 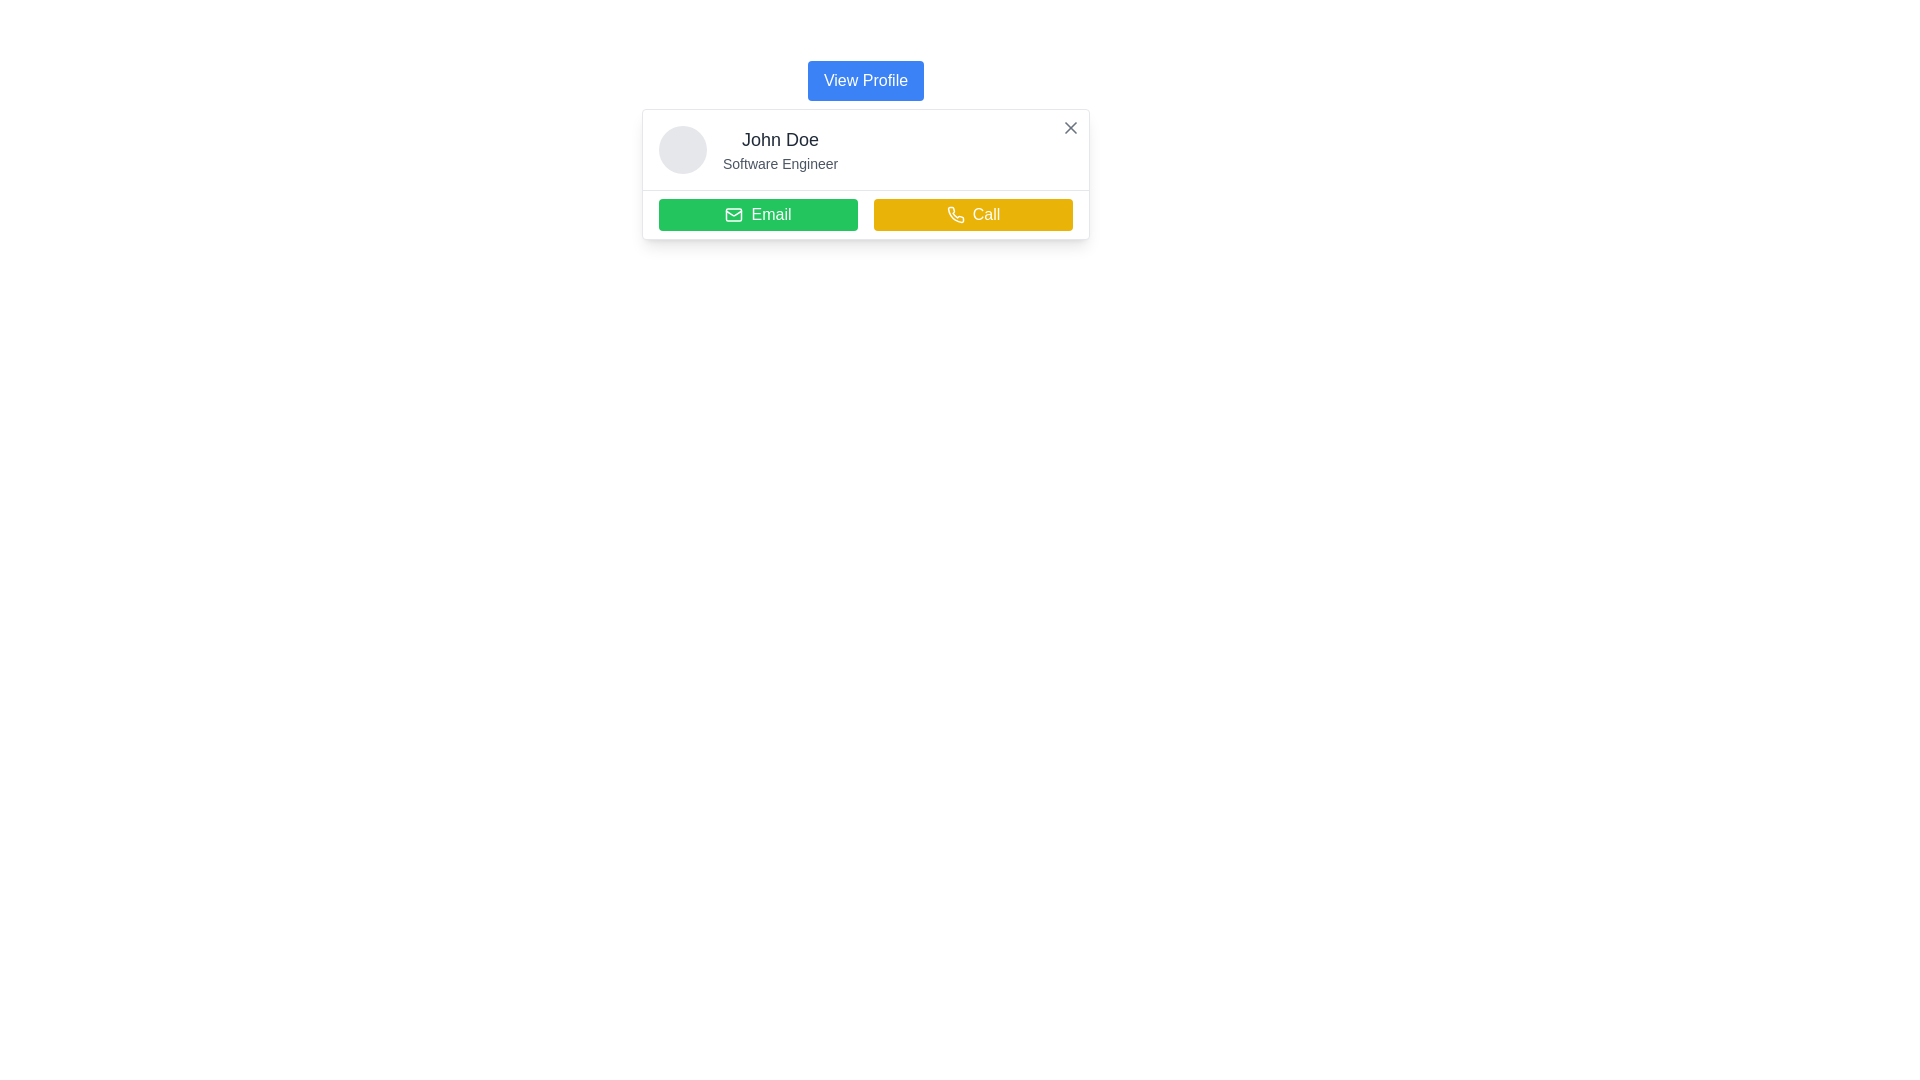 What do you see at coordinates (779, 138) in the screenshot?
I see `the text element displaying the name 'John Doe', which is styled in bold gray within a profile information card` at bounding box center [779, 138].